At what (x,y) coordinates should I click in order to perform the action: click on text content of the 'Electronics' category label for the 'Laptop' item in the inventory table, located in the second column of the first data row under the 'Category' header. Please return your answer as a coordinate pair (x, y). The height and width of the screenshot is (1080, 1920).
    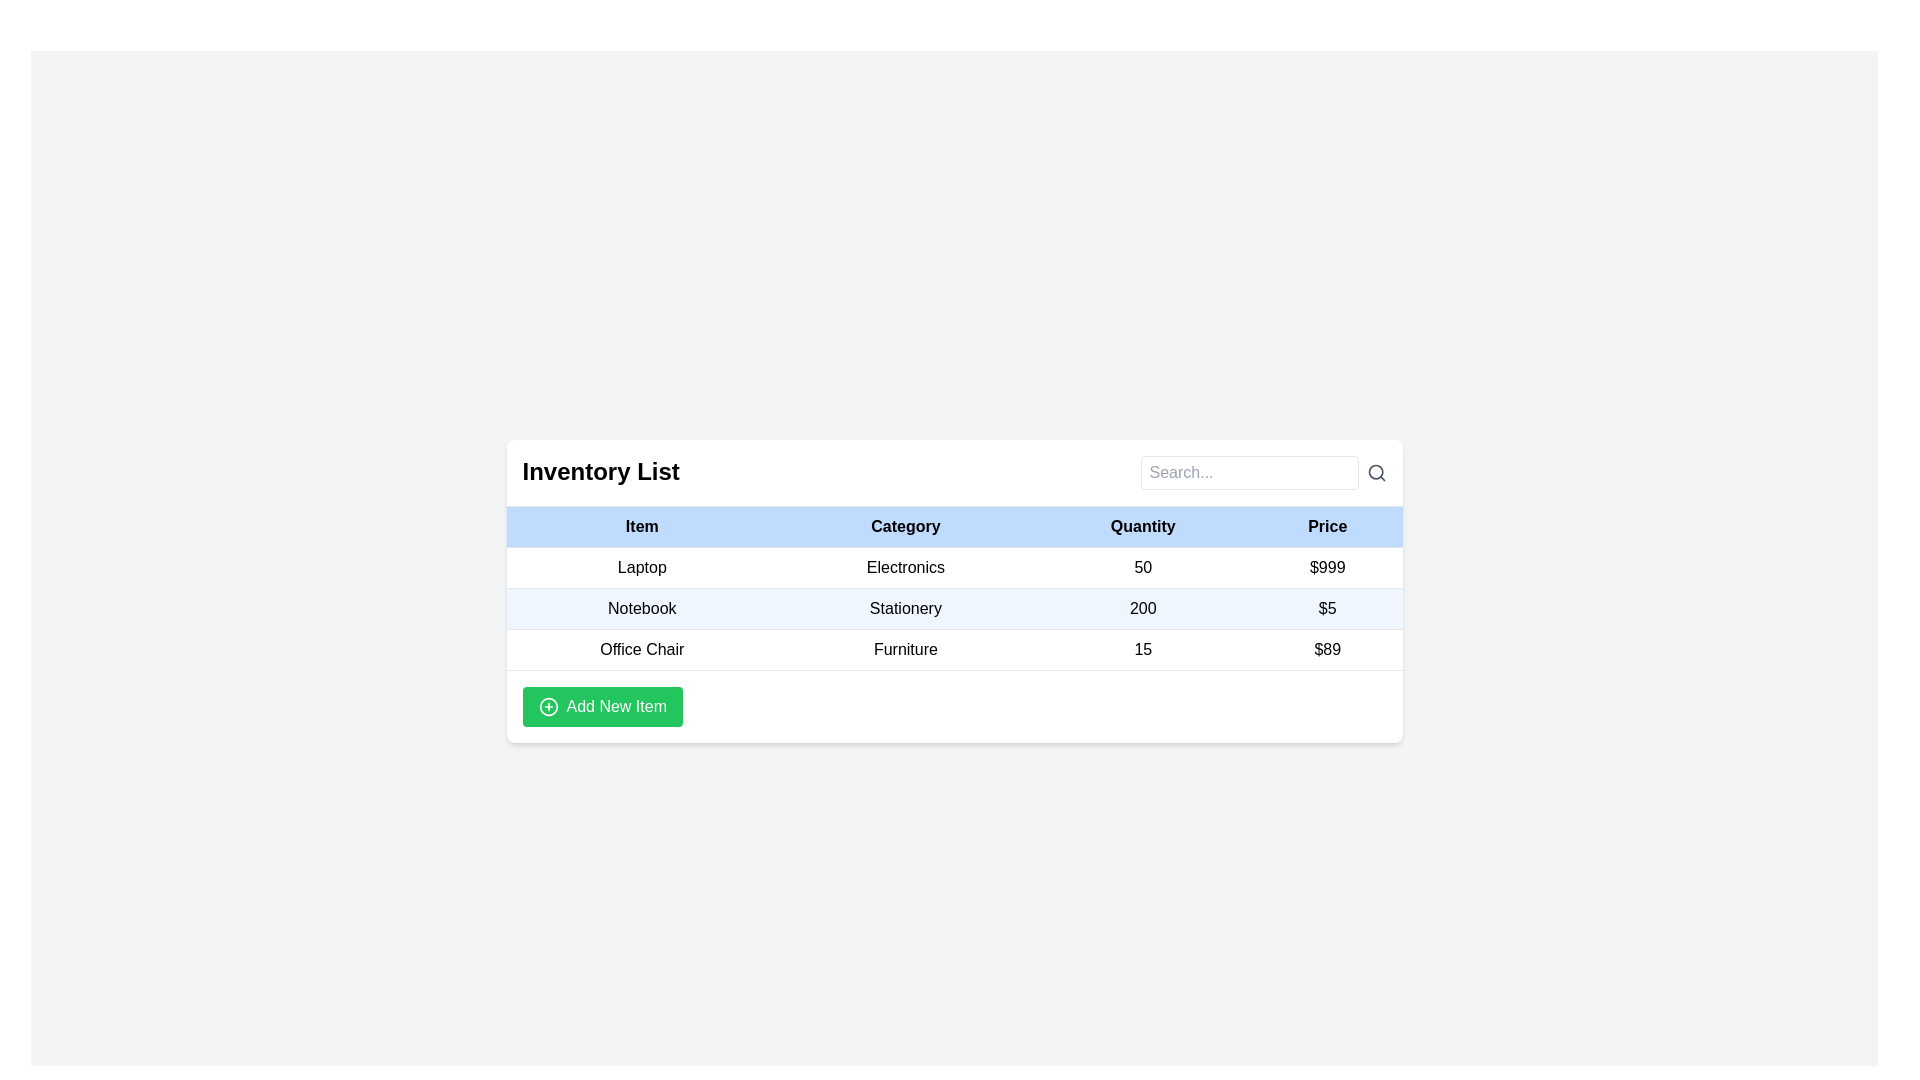
    Looking at the image, I should click on (904, 567).